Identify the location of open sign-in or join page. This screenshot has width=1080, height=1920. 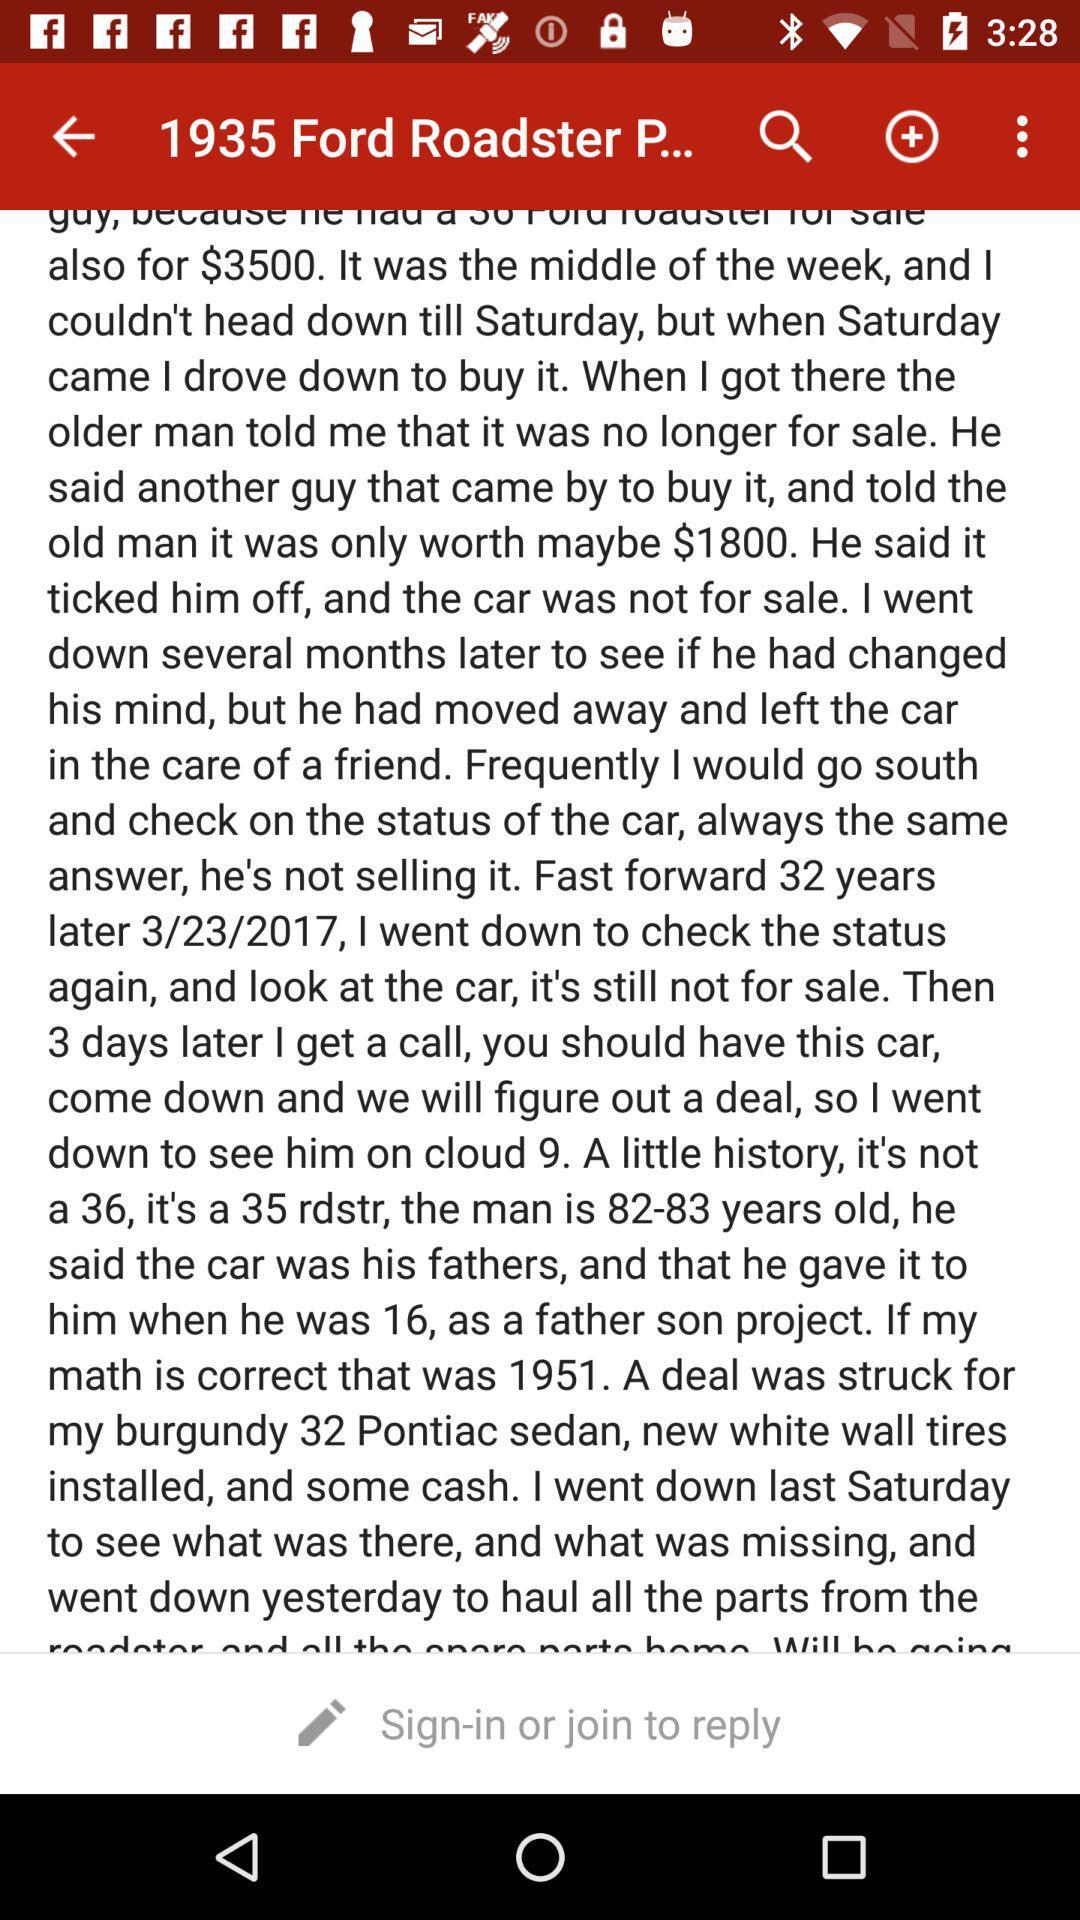
(540, 1721).